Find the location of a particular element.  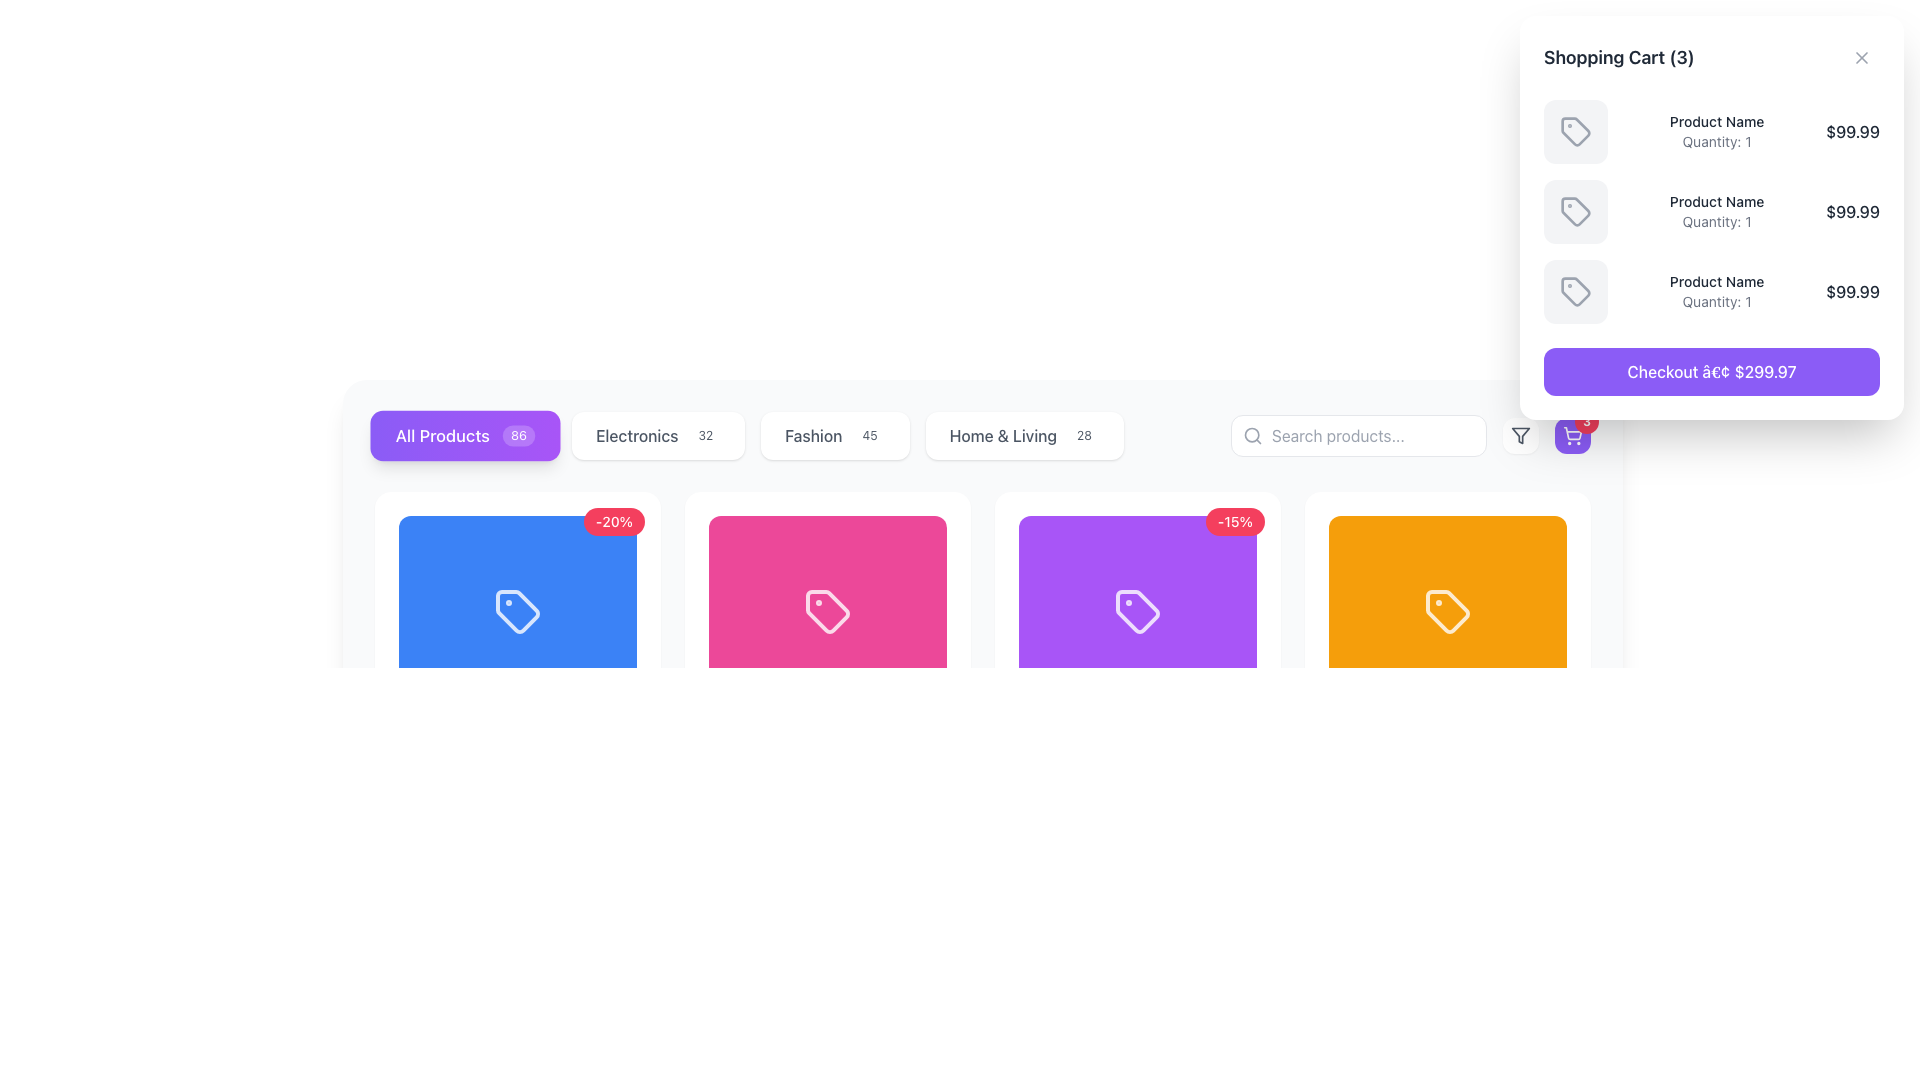

the text display element that shows 'Product Name' and 'Quantity: 1', which is the second item in the shopping cart list, located between a box icon and a price label of '$99.99' is located at coordinates (1716, 212).